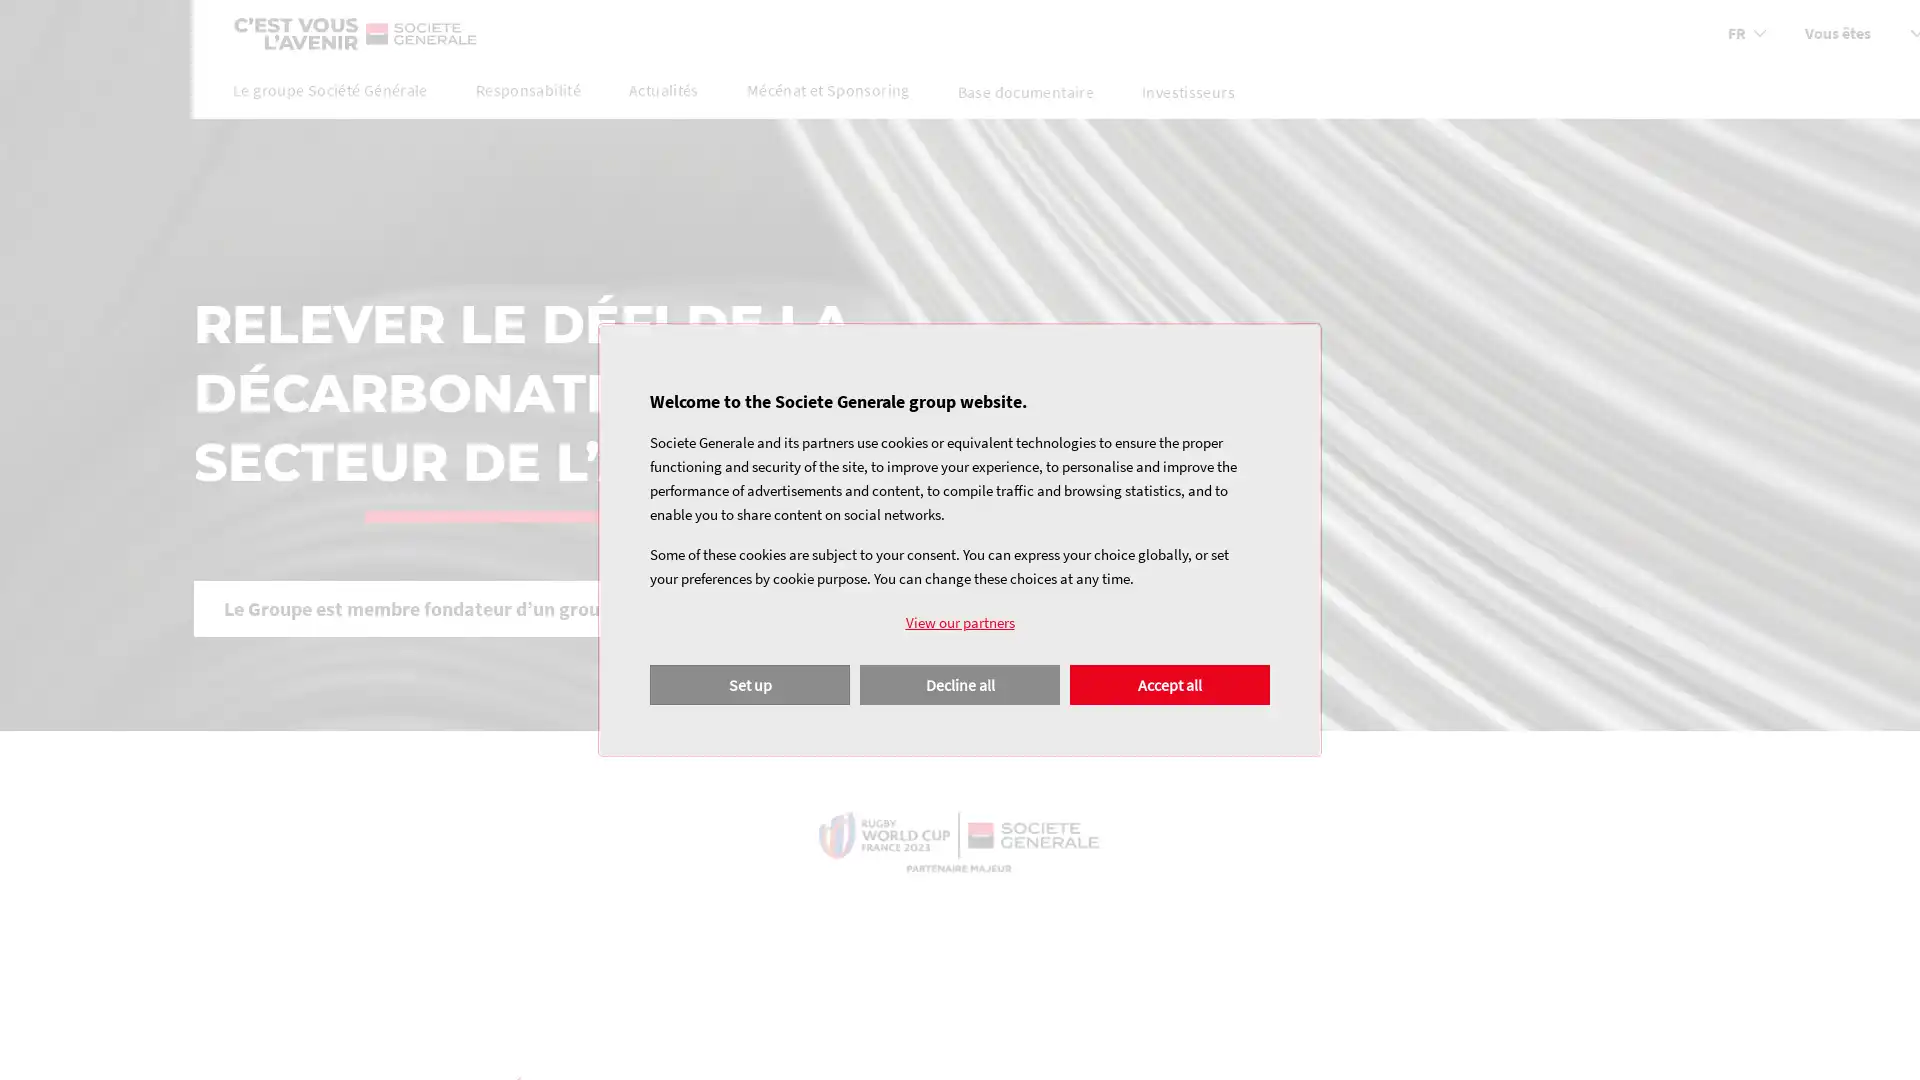  I want to click on Mecenat et Sponsoring, so click(827, 168).